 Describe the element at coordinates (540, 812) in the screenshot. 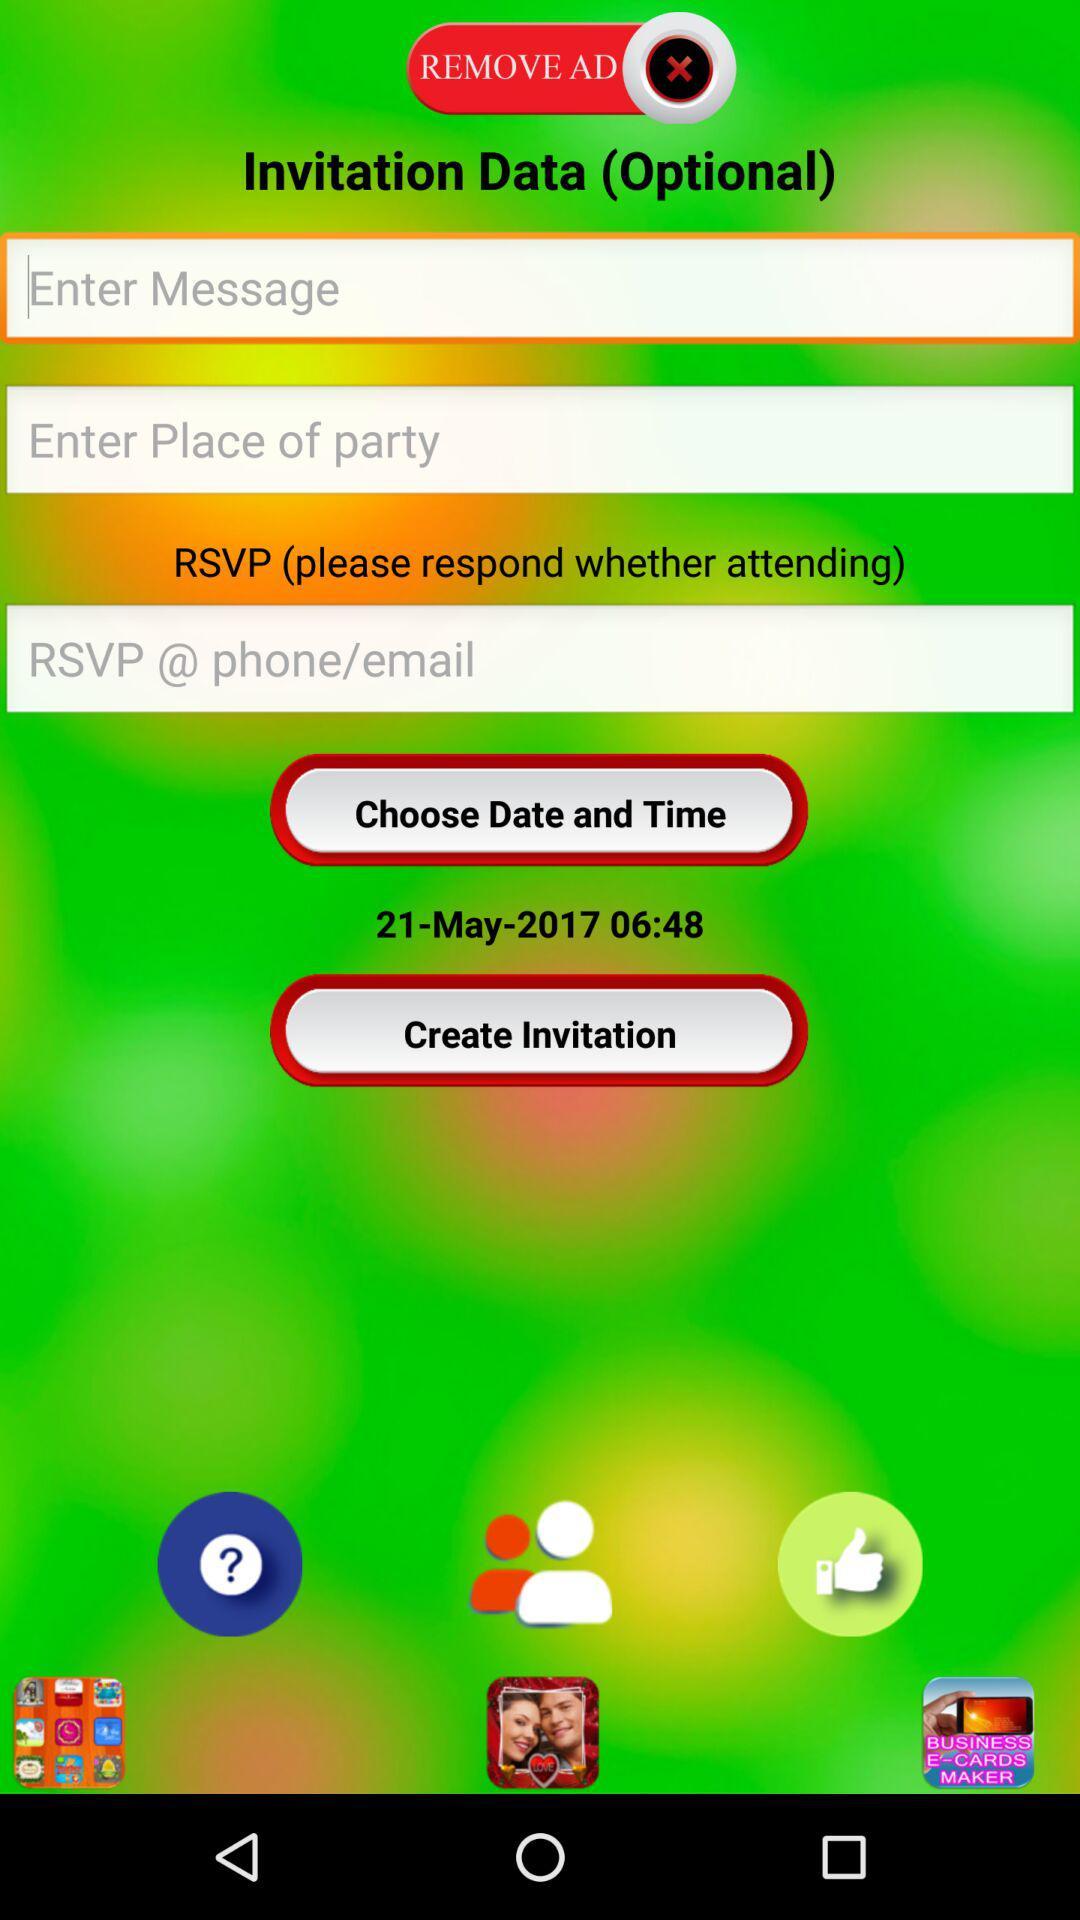

I see `app above the 21 may 2017 item` at that location.